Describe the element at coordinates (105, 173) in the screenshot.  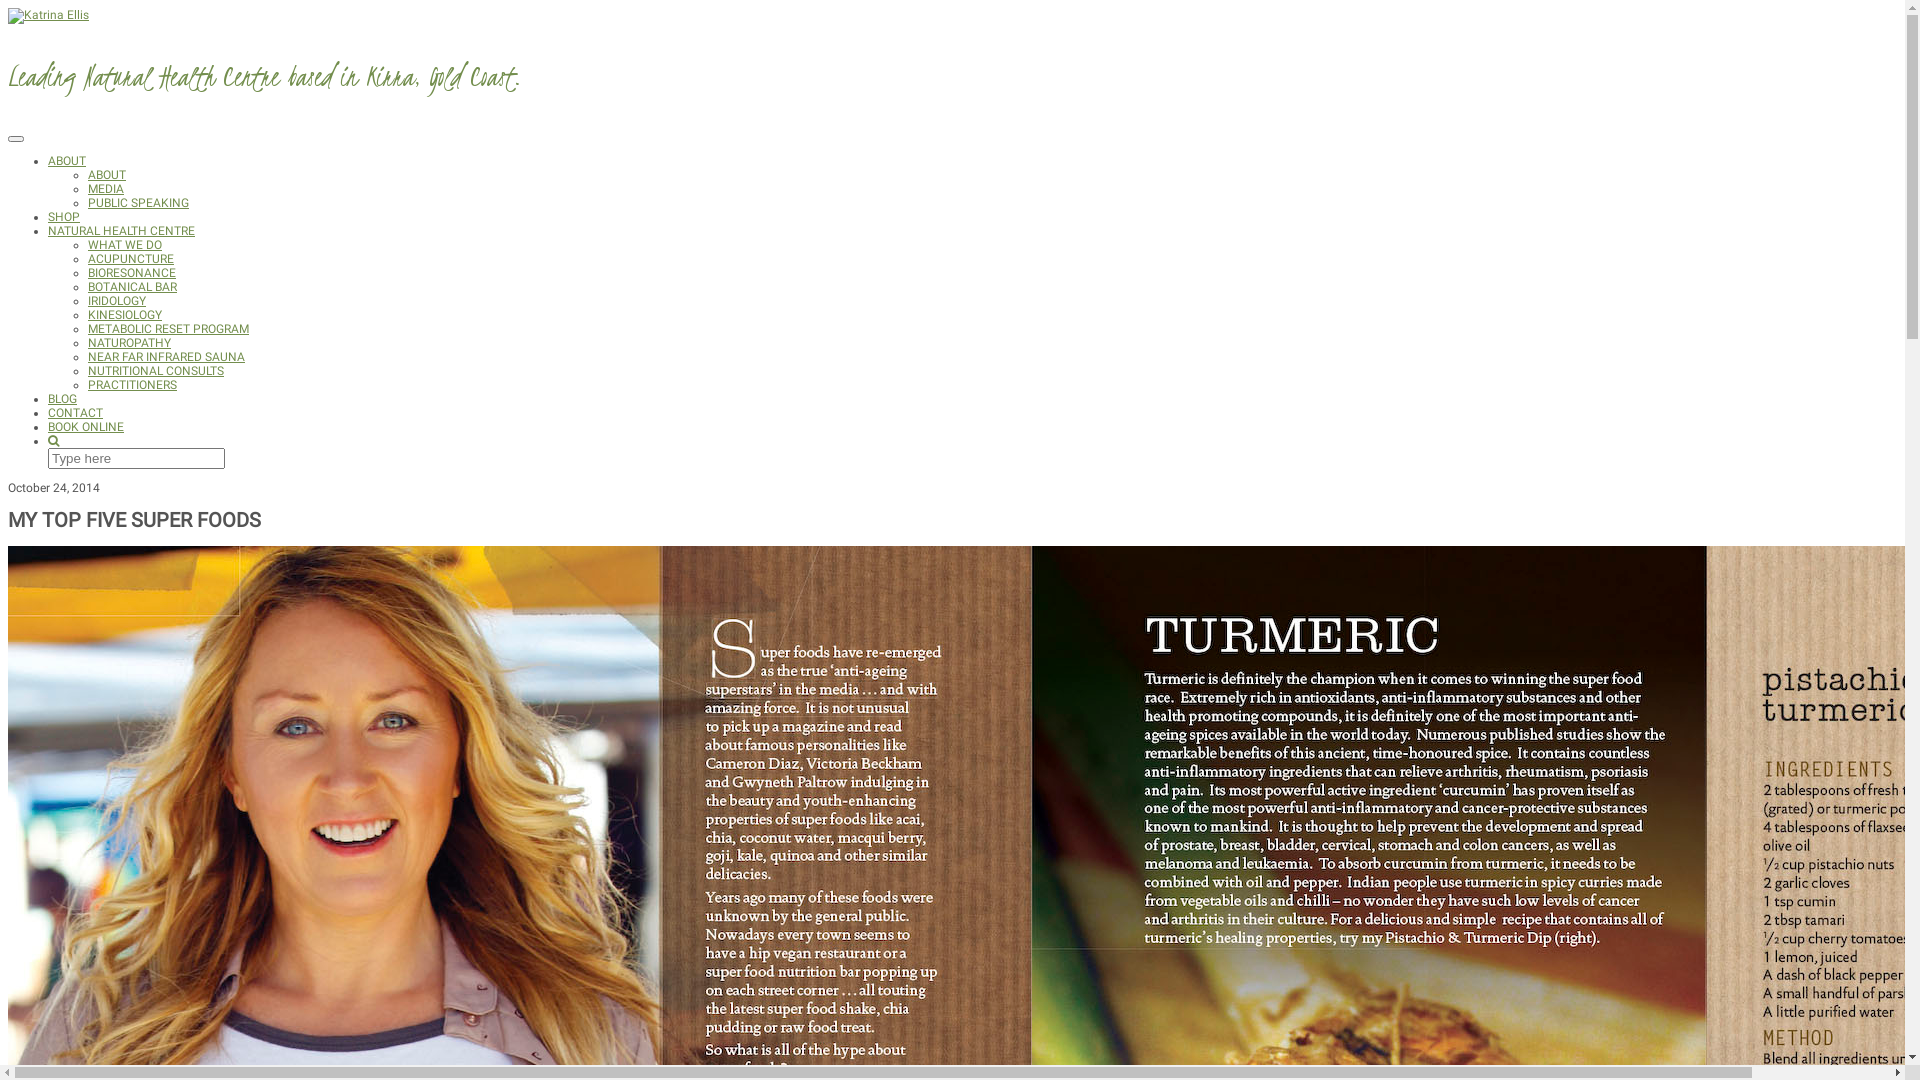
I see `'ABOUT'` at that location.